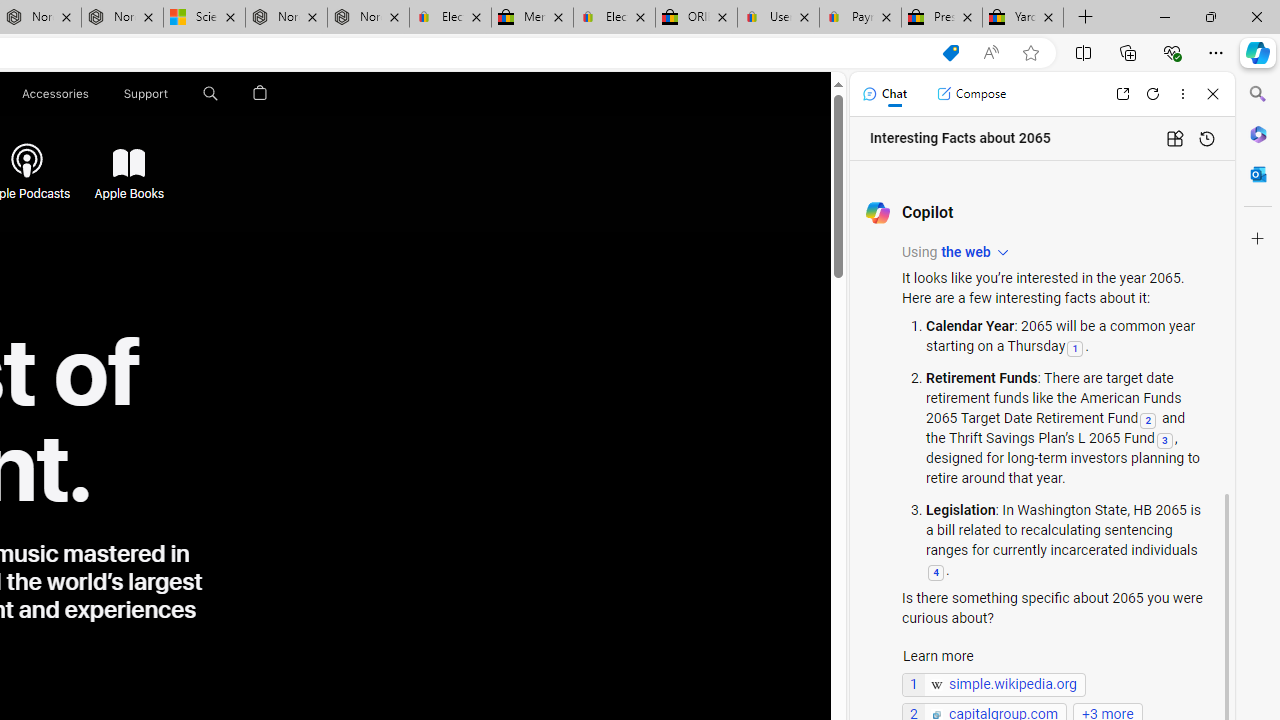 The height and width of the screenshot is (720, 1280). What do you see at coordinates (259, 93) in the screenshot?
I see `'AutomationID: globalnav-bag'` at bounding box center [259, 93].